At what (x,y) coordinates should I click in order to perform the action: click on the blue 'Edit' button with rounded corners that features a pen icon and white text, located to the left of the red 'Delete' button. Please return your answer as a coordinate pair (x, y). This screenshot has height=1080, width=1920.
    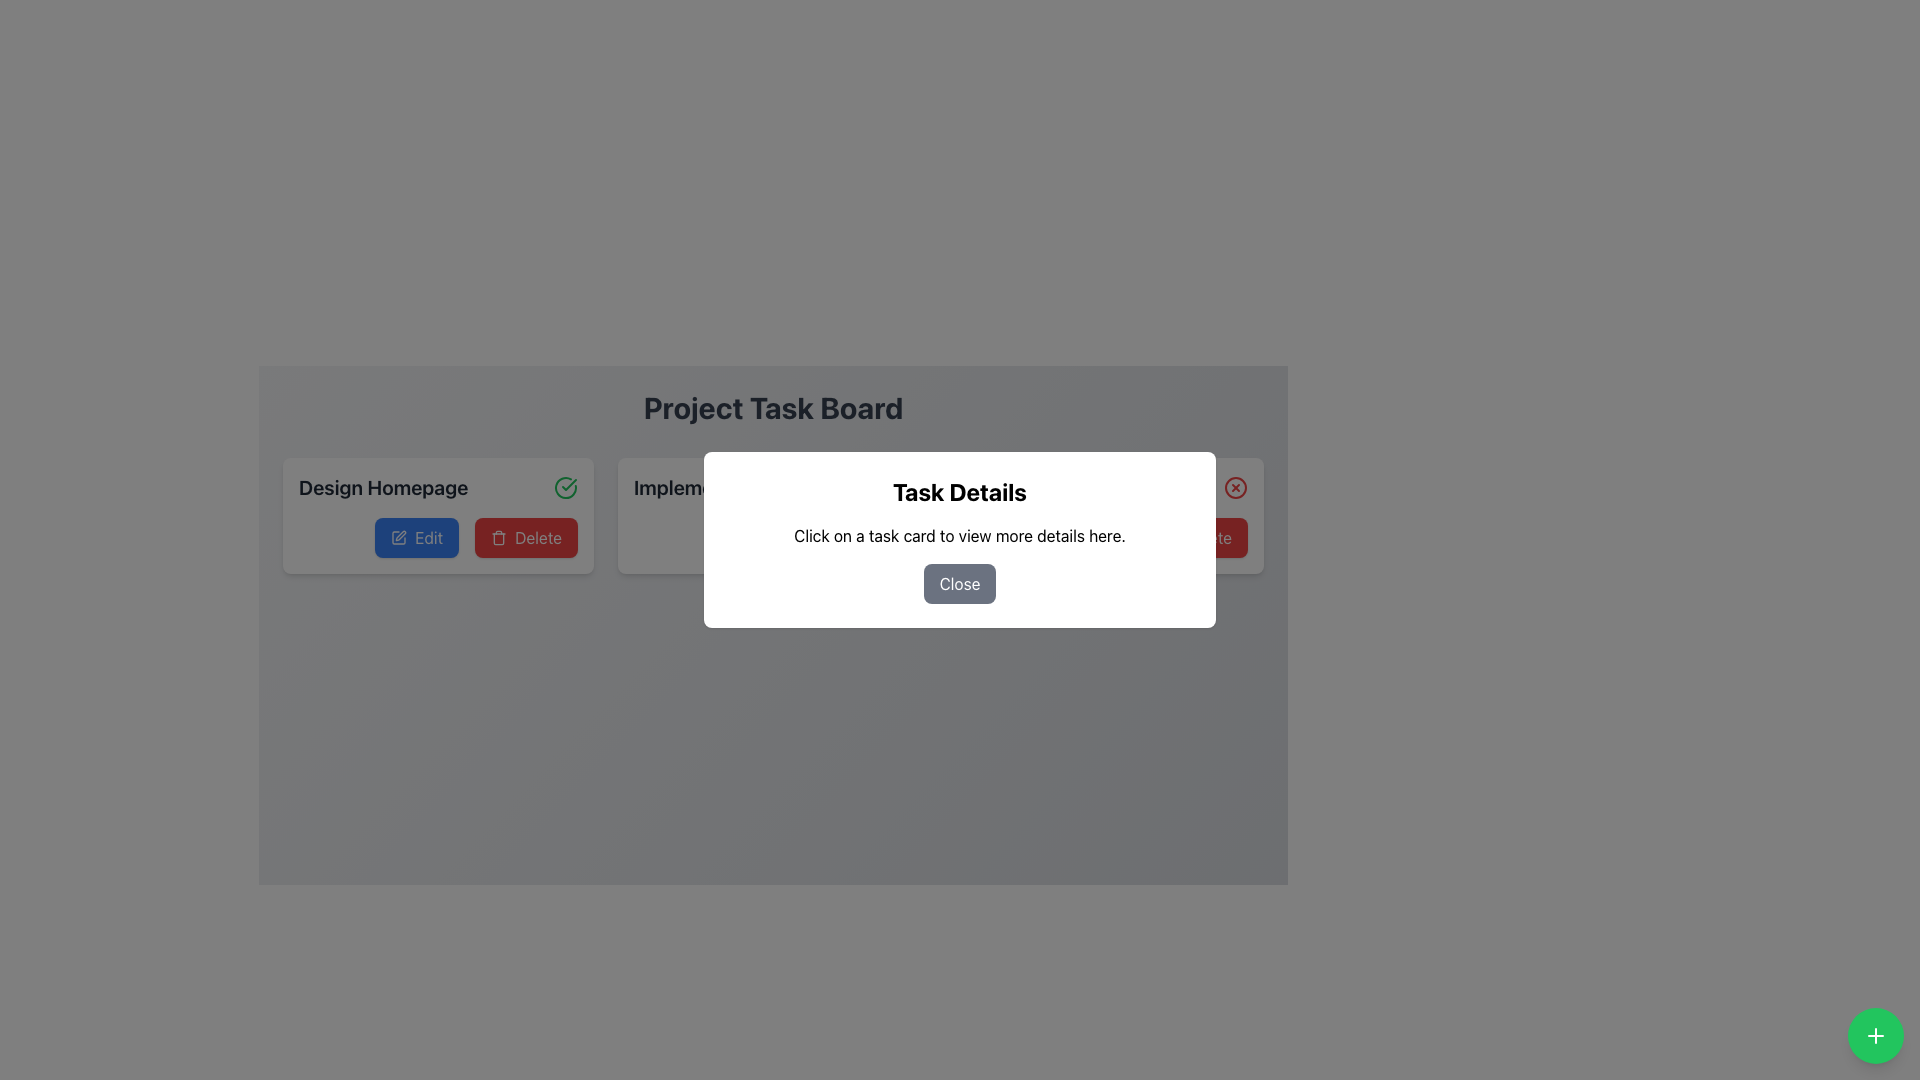
    Looking at the image, I should click on (416, 536).